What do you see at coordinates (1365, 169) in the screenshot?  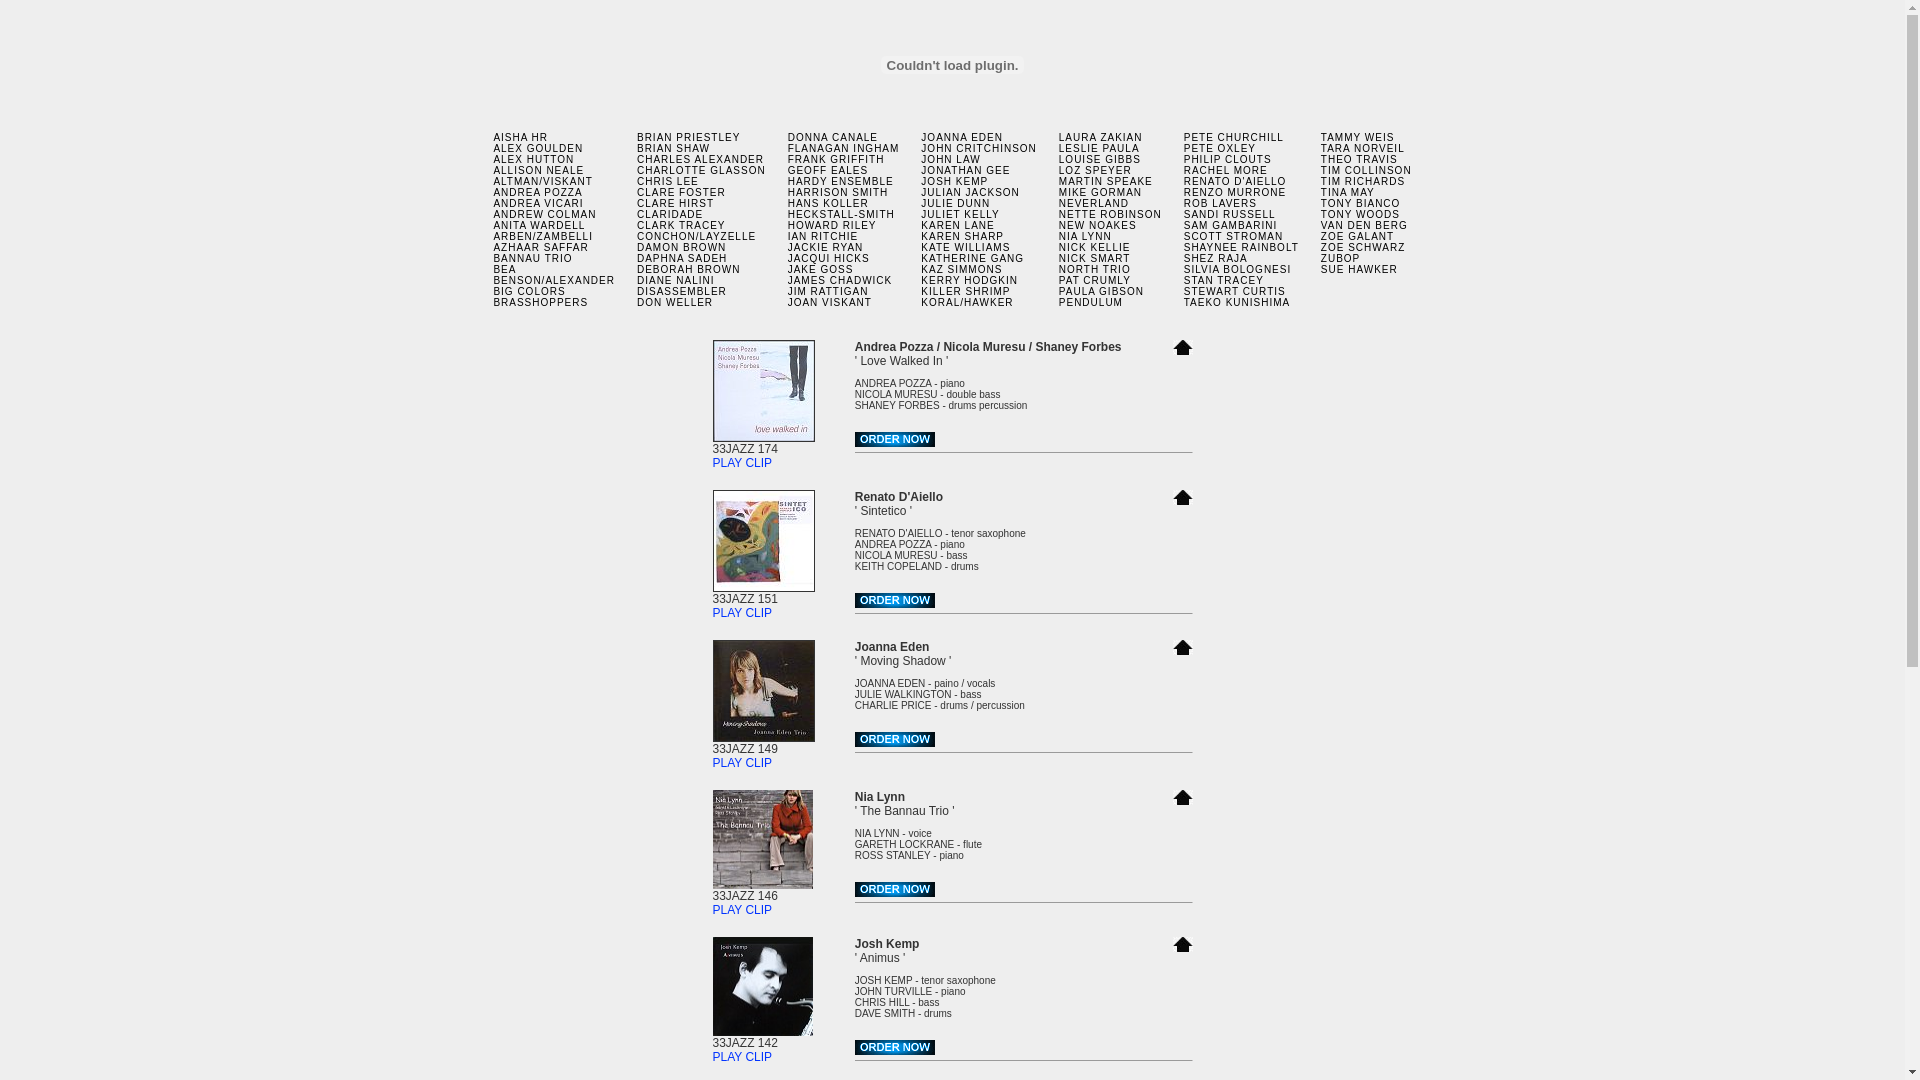 I see `'TIM COLLINSON'` at bounding box center [1365, 169].